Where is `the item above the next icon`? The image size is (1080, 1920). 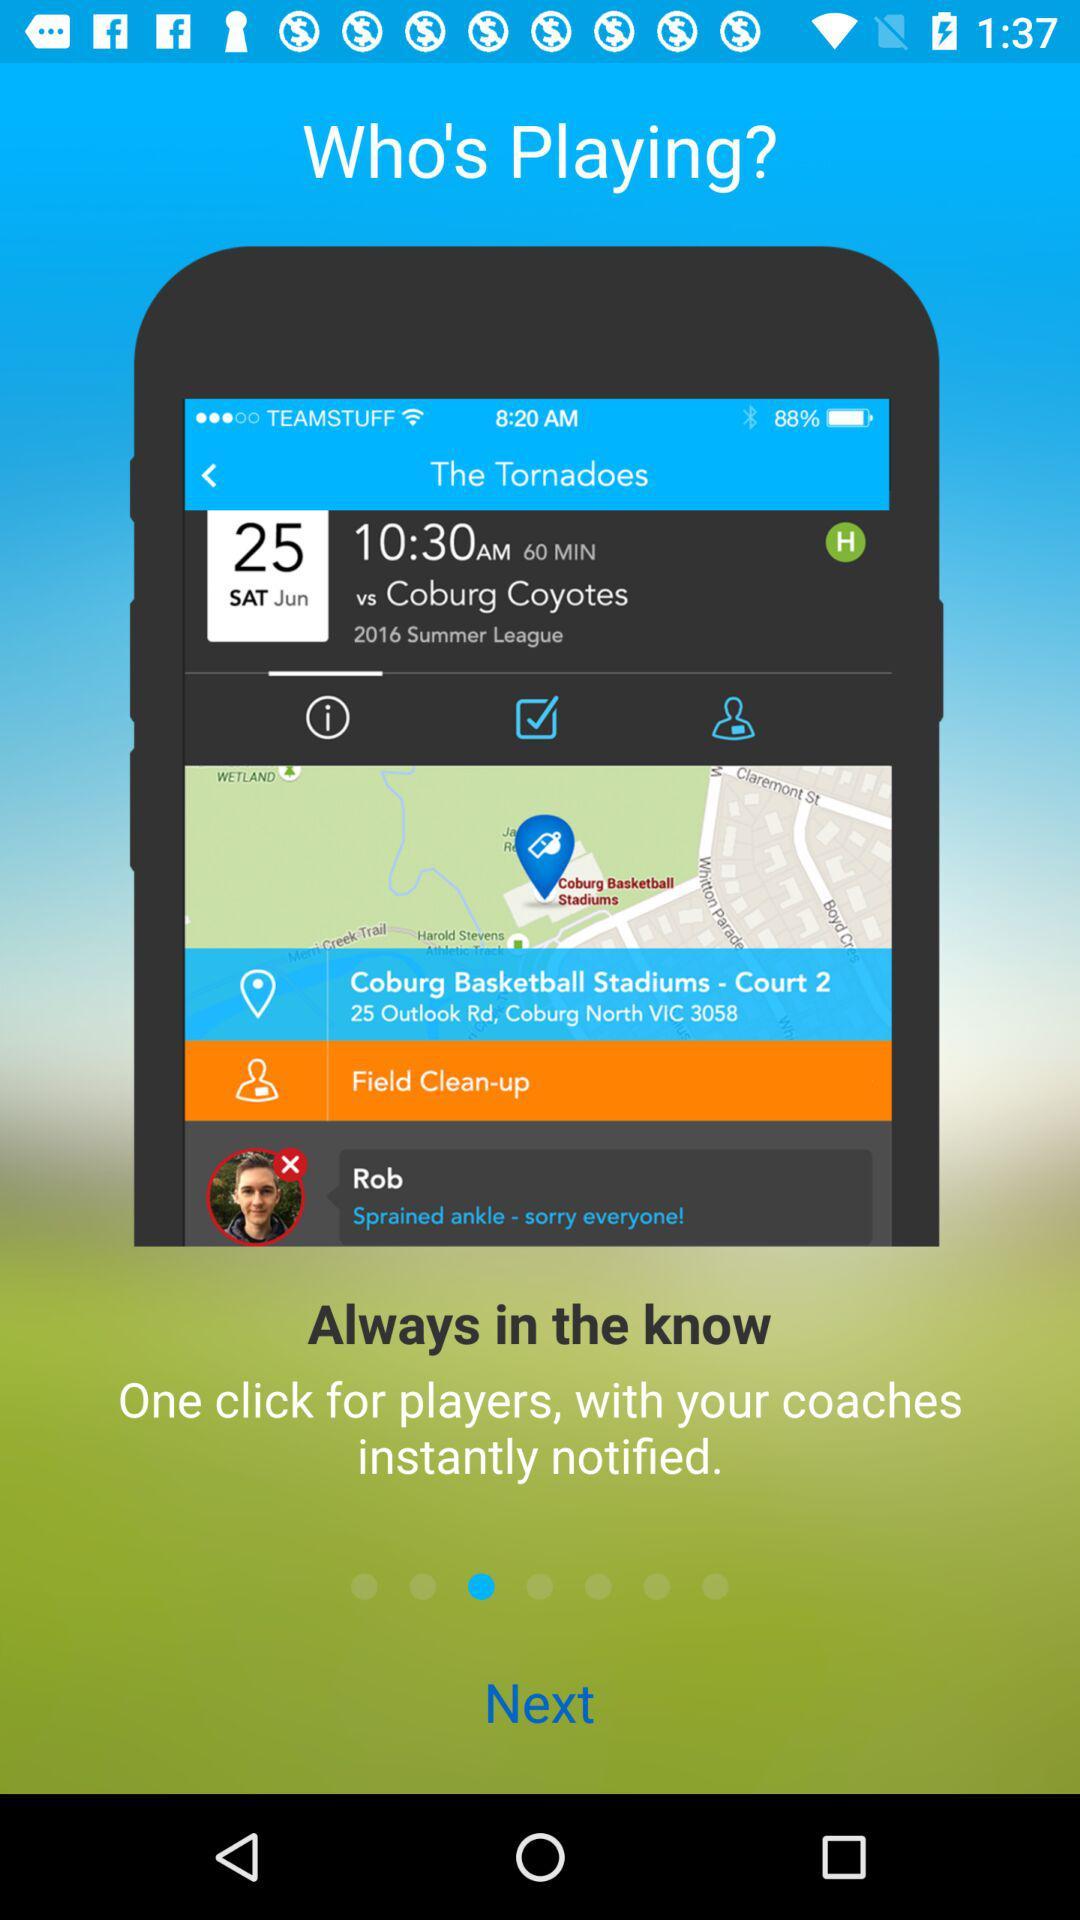 the item above the next icon is located at coordinates (422, 1585).